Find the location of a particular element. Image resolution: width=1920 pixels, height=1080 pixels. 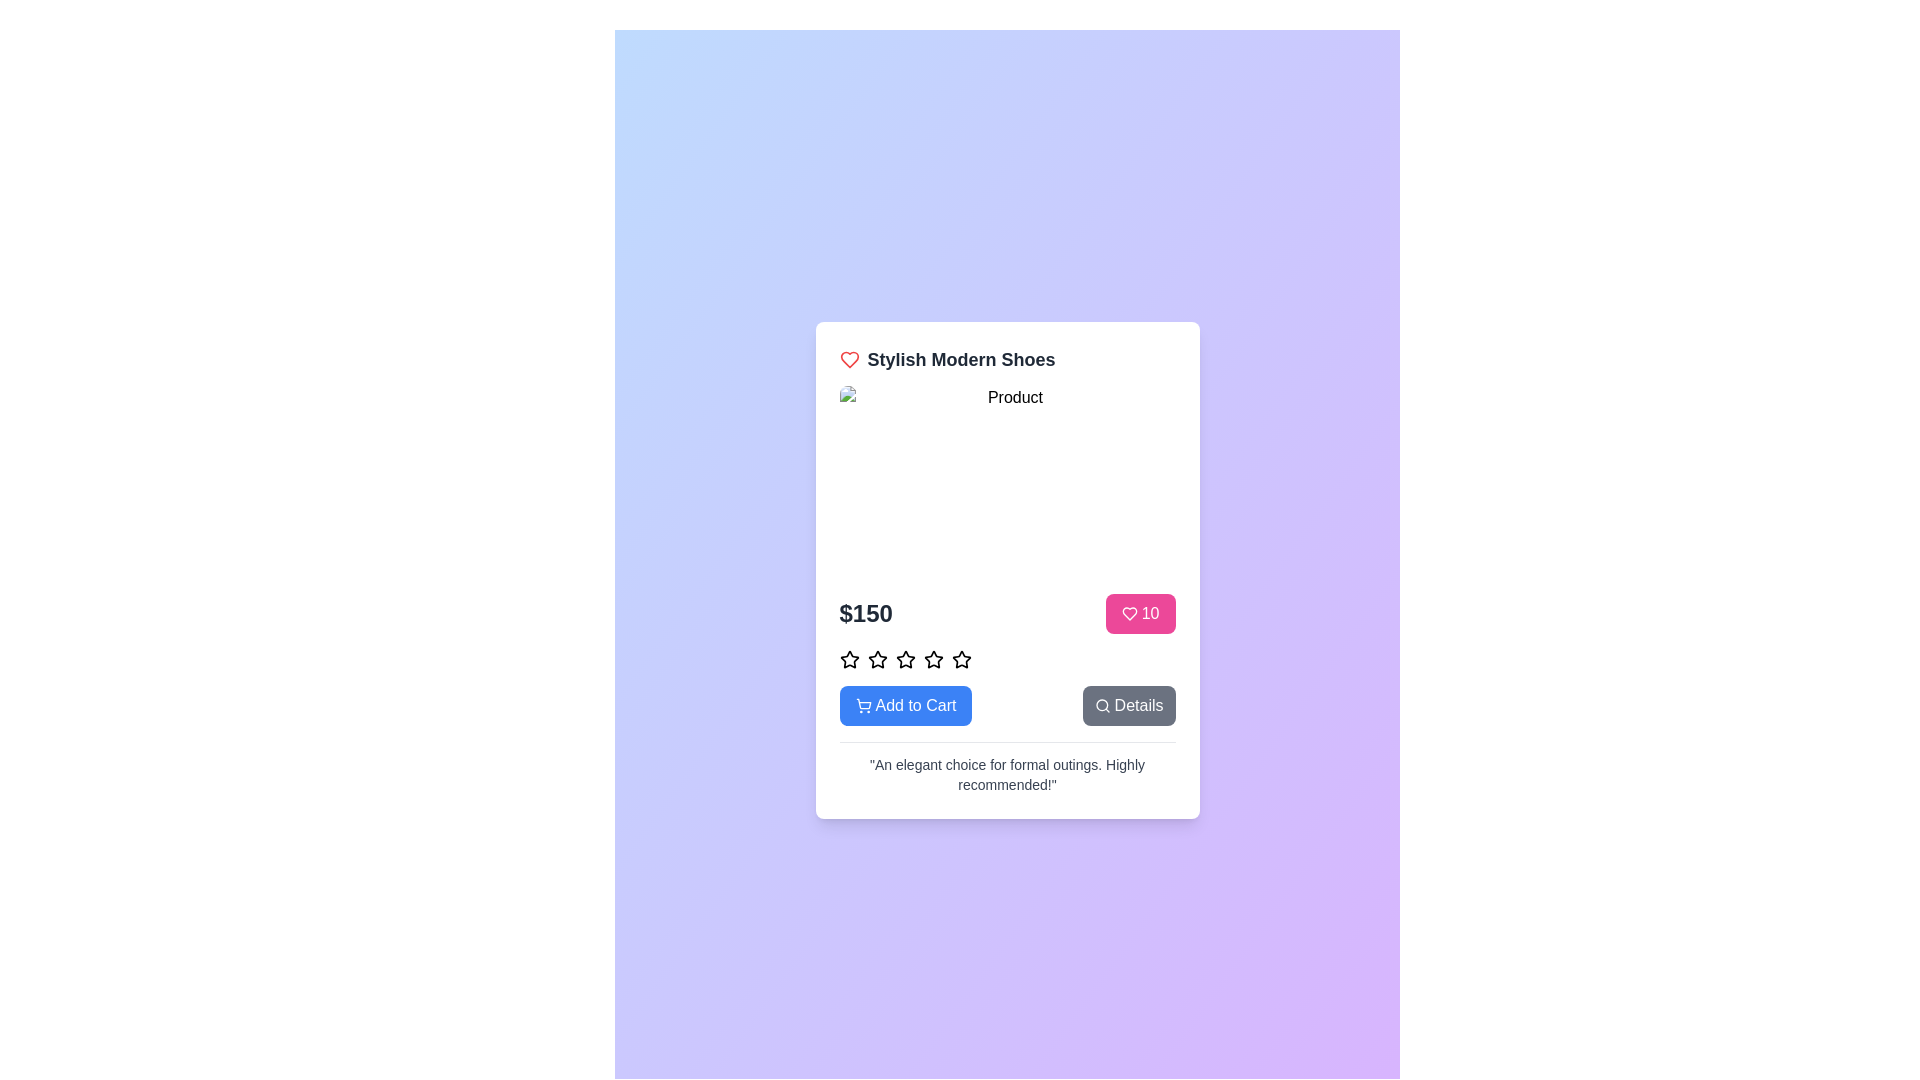

the 'like' button located in the top-right corner of the card component to increment the like count is located at coordinates (1140, 612).